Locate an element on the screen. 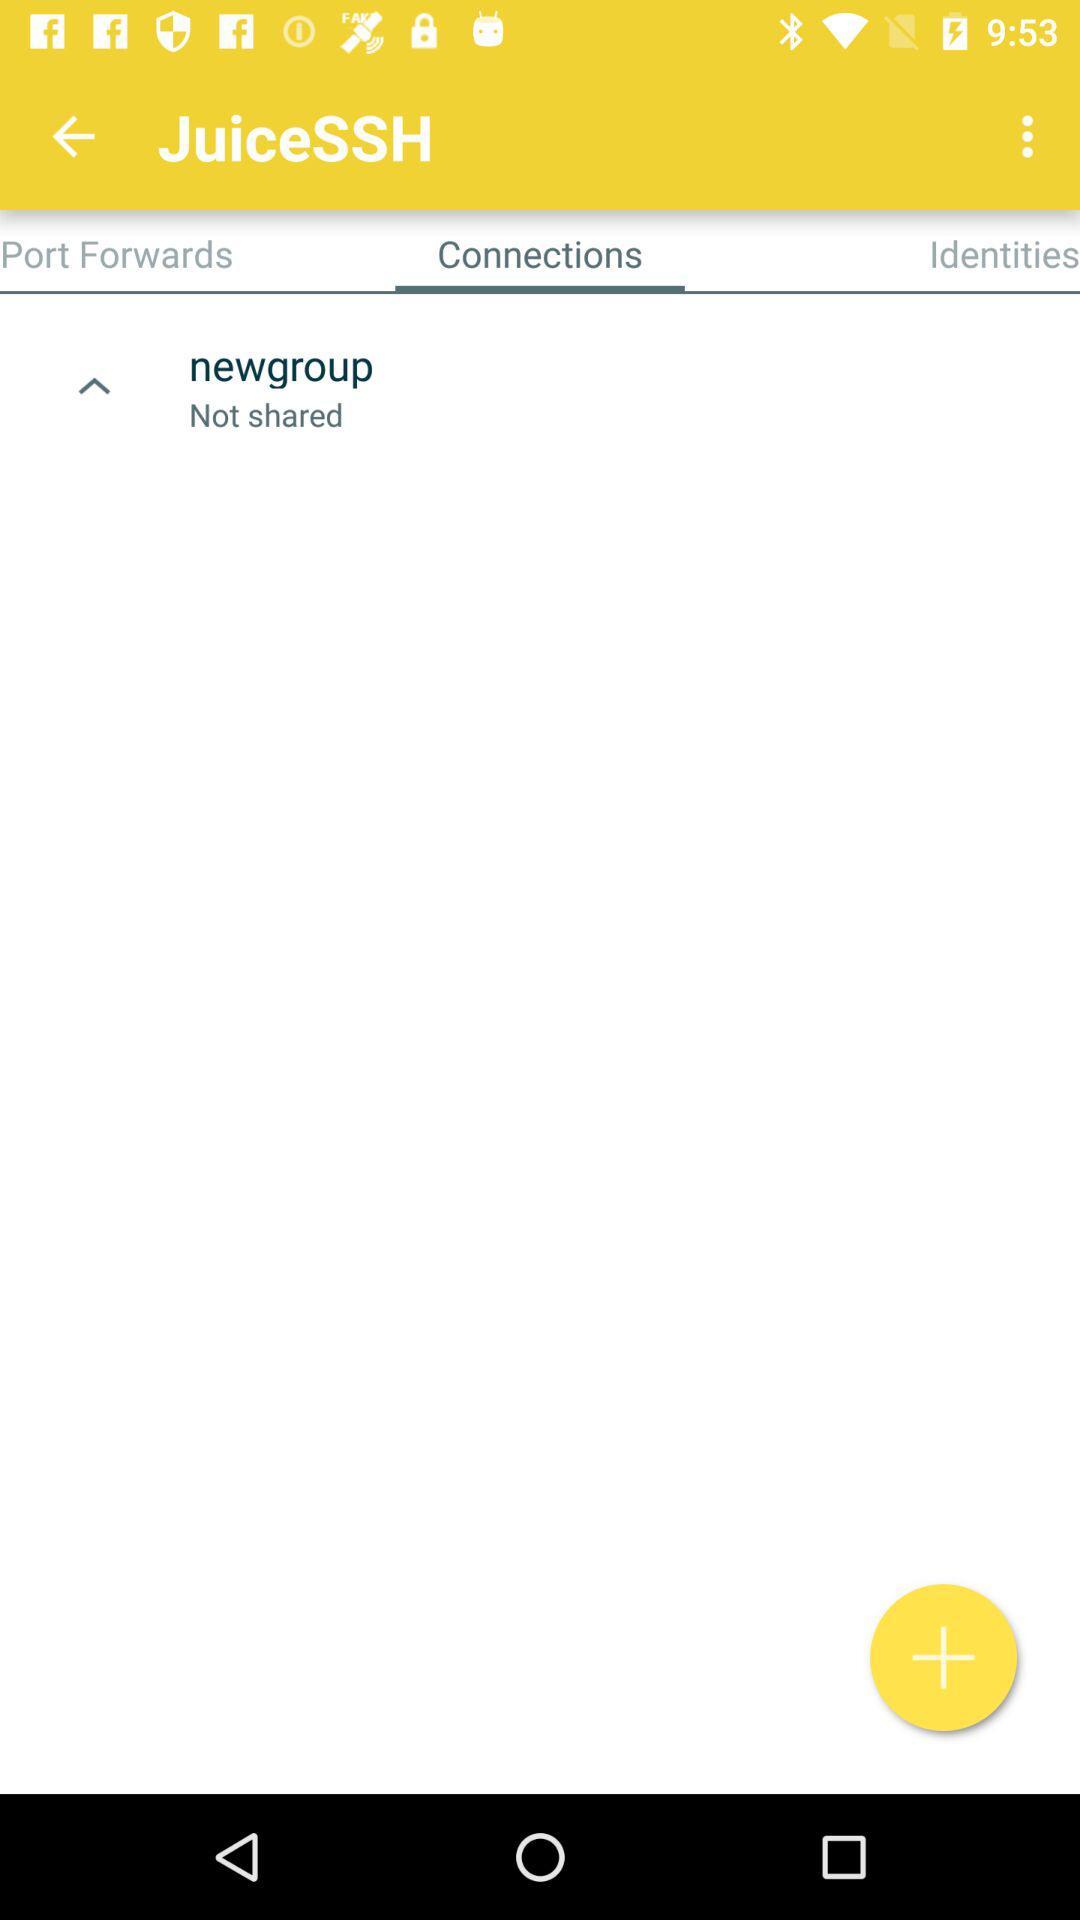  the icon next to juicessh icon is located at coordinates (1032, 135).